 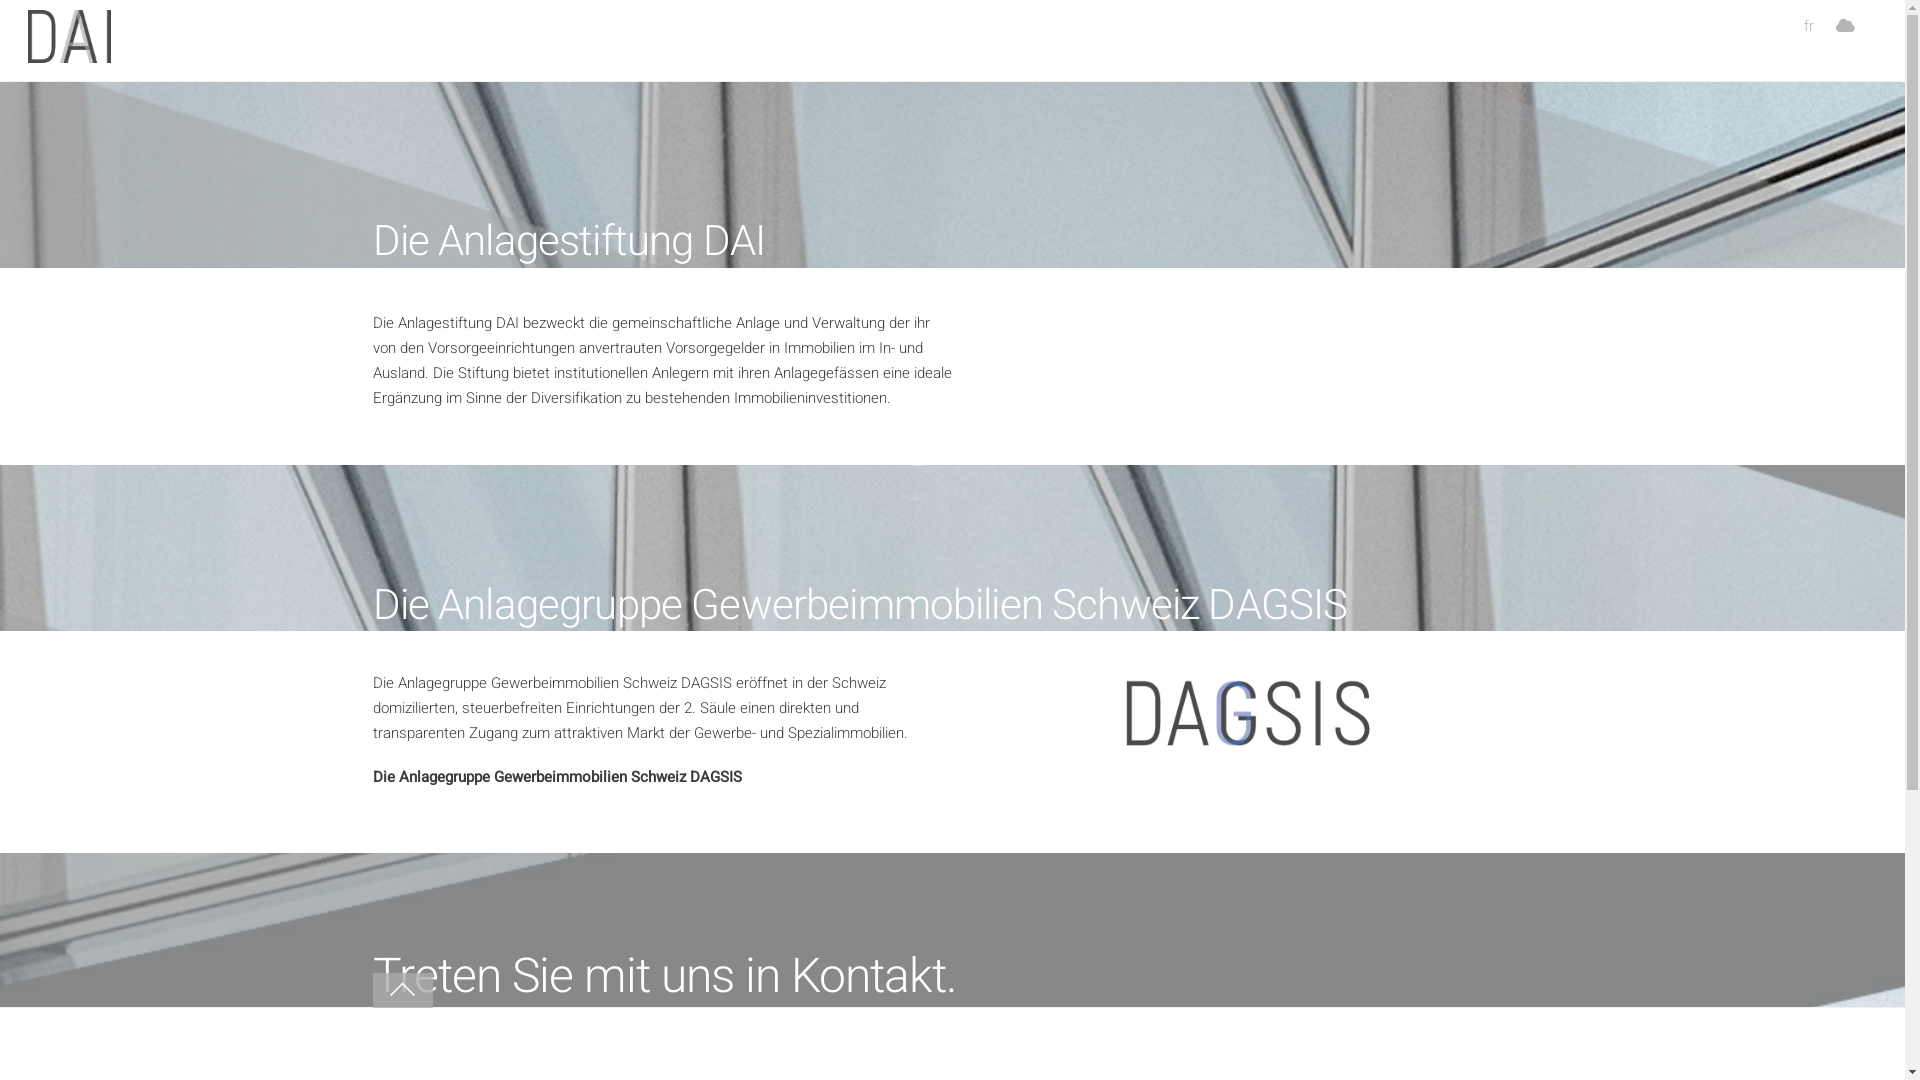 I want to click on 'fr', so click(x=1808, y=26).